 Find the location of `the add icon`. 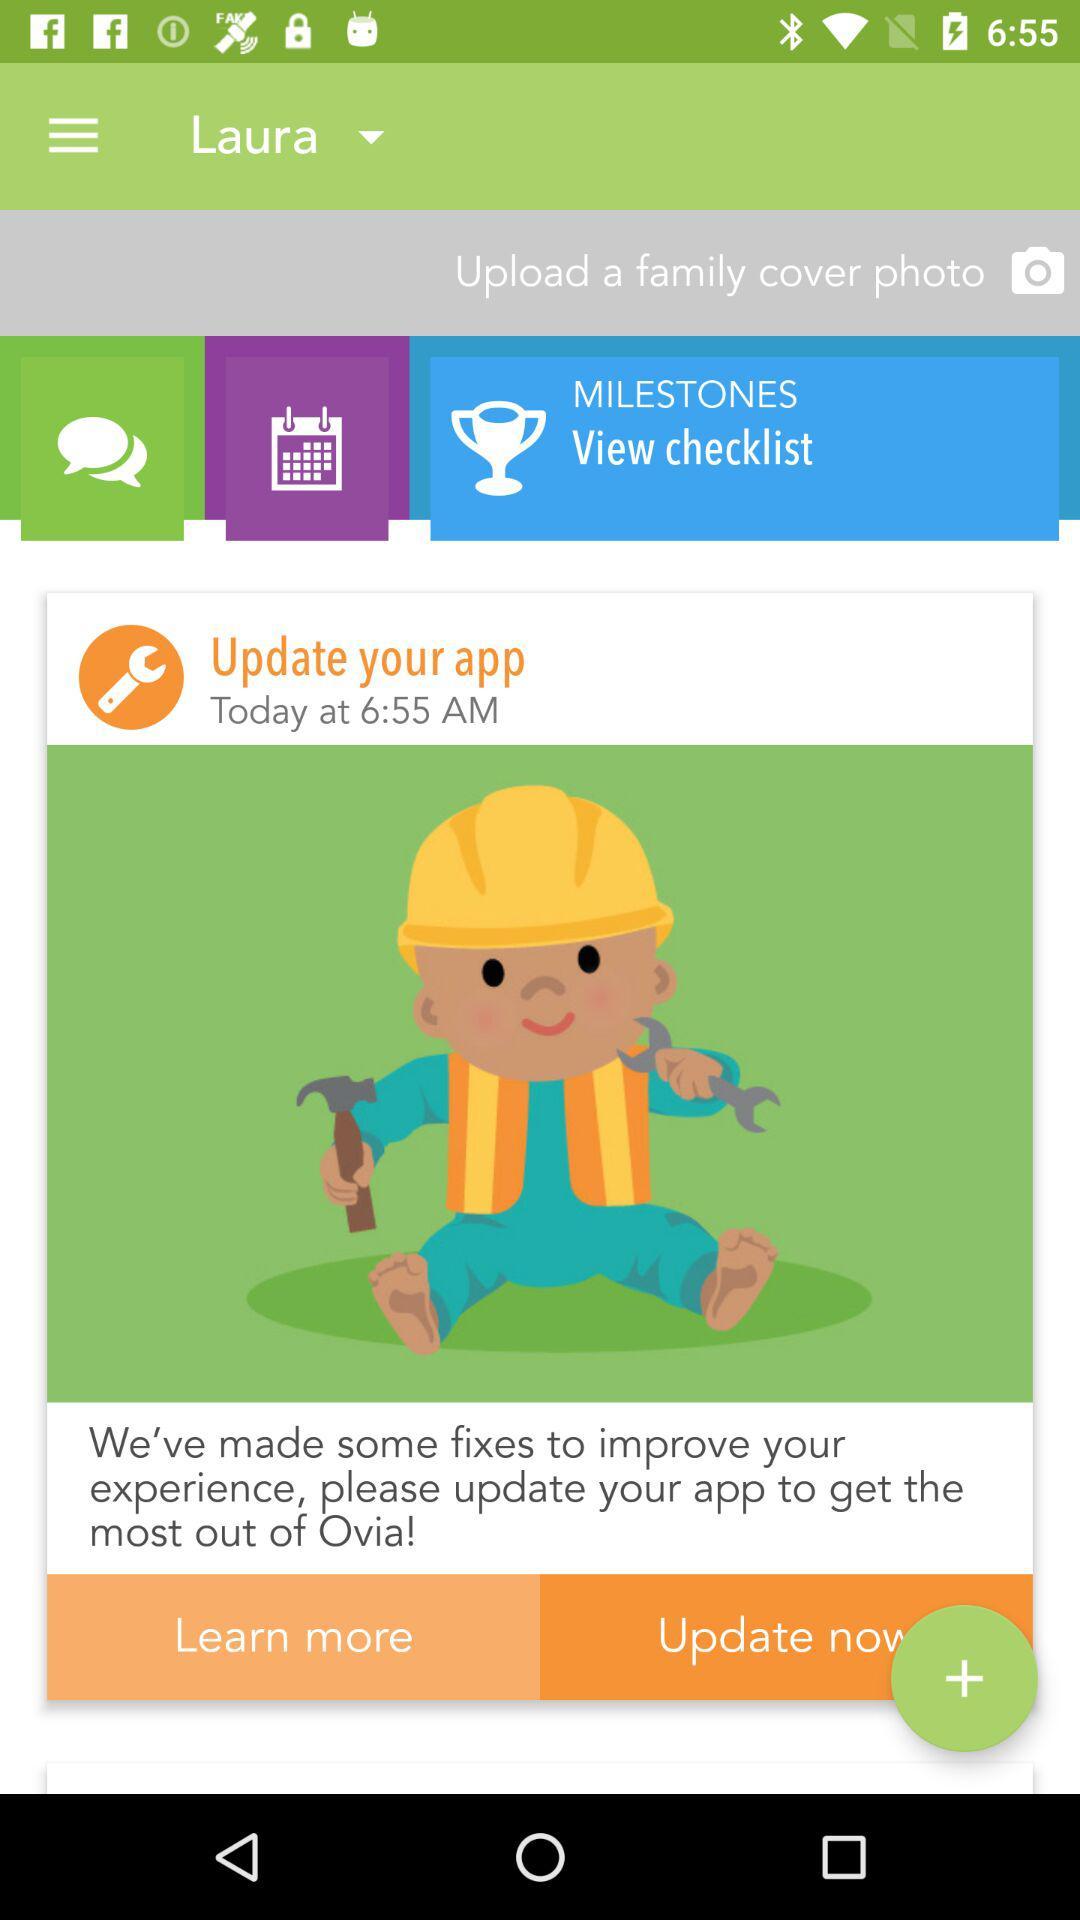

the add icon is located at coordinates (963, 1678).